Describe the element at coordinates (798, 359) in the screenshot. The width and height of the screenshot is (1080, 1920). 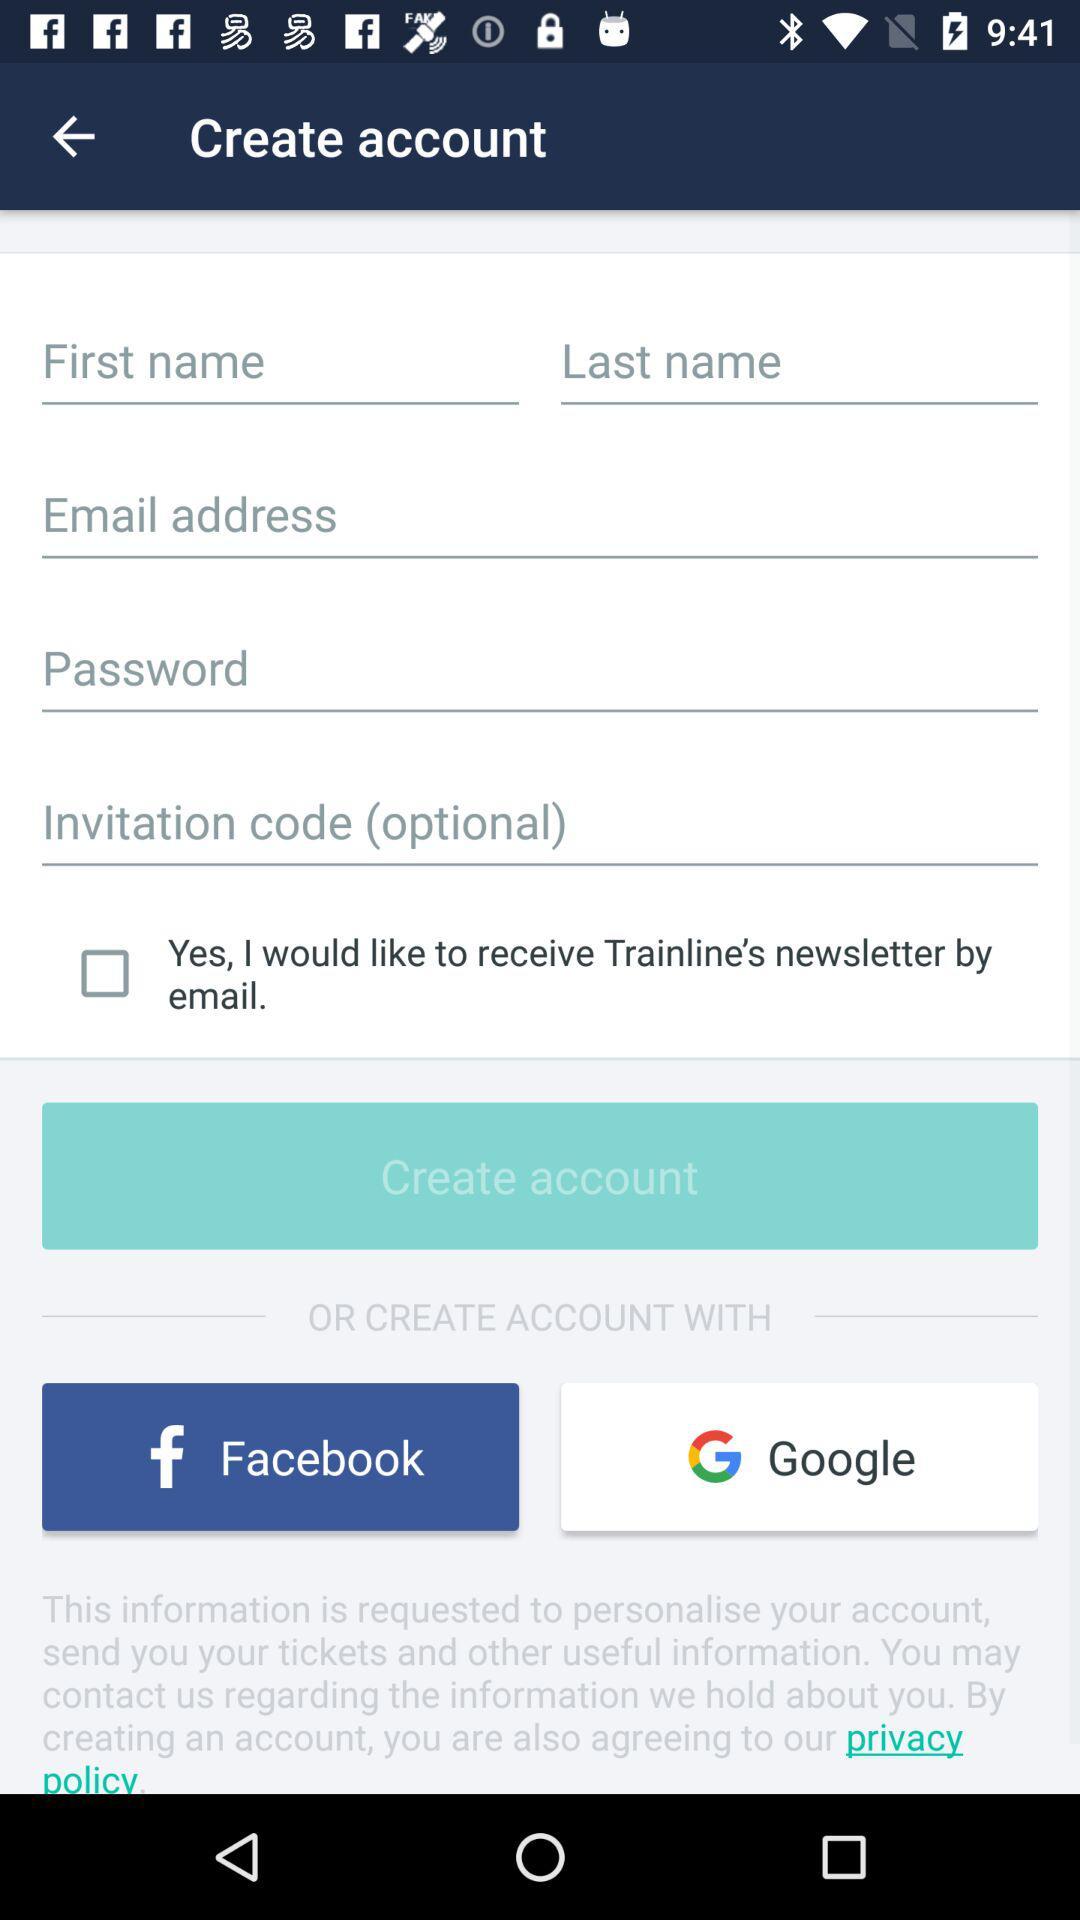
I see `last name` at that location.